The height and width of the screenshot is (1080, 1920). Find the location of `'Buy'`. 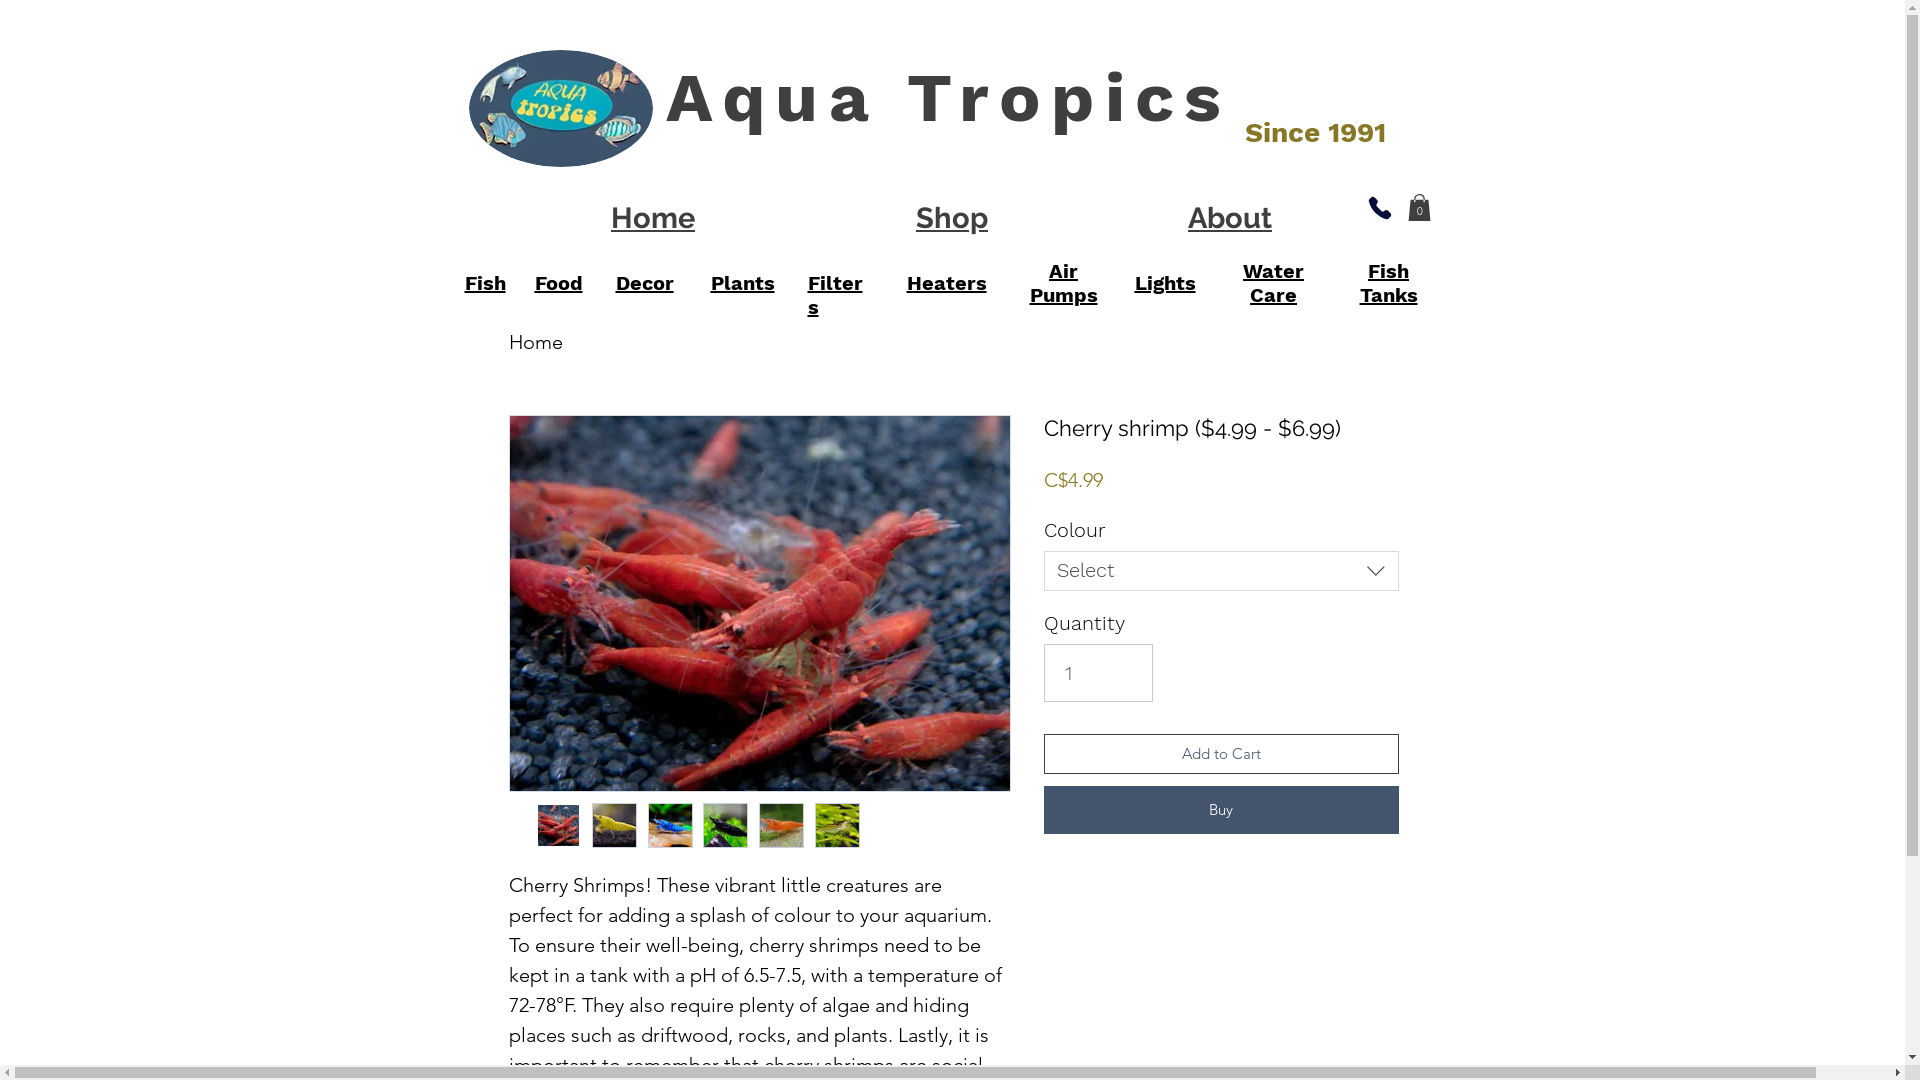

'Buy' is located at coordinates (1220, 810).